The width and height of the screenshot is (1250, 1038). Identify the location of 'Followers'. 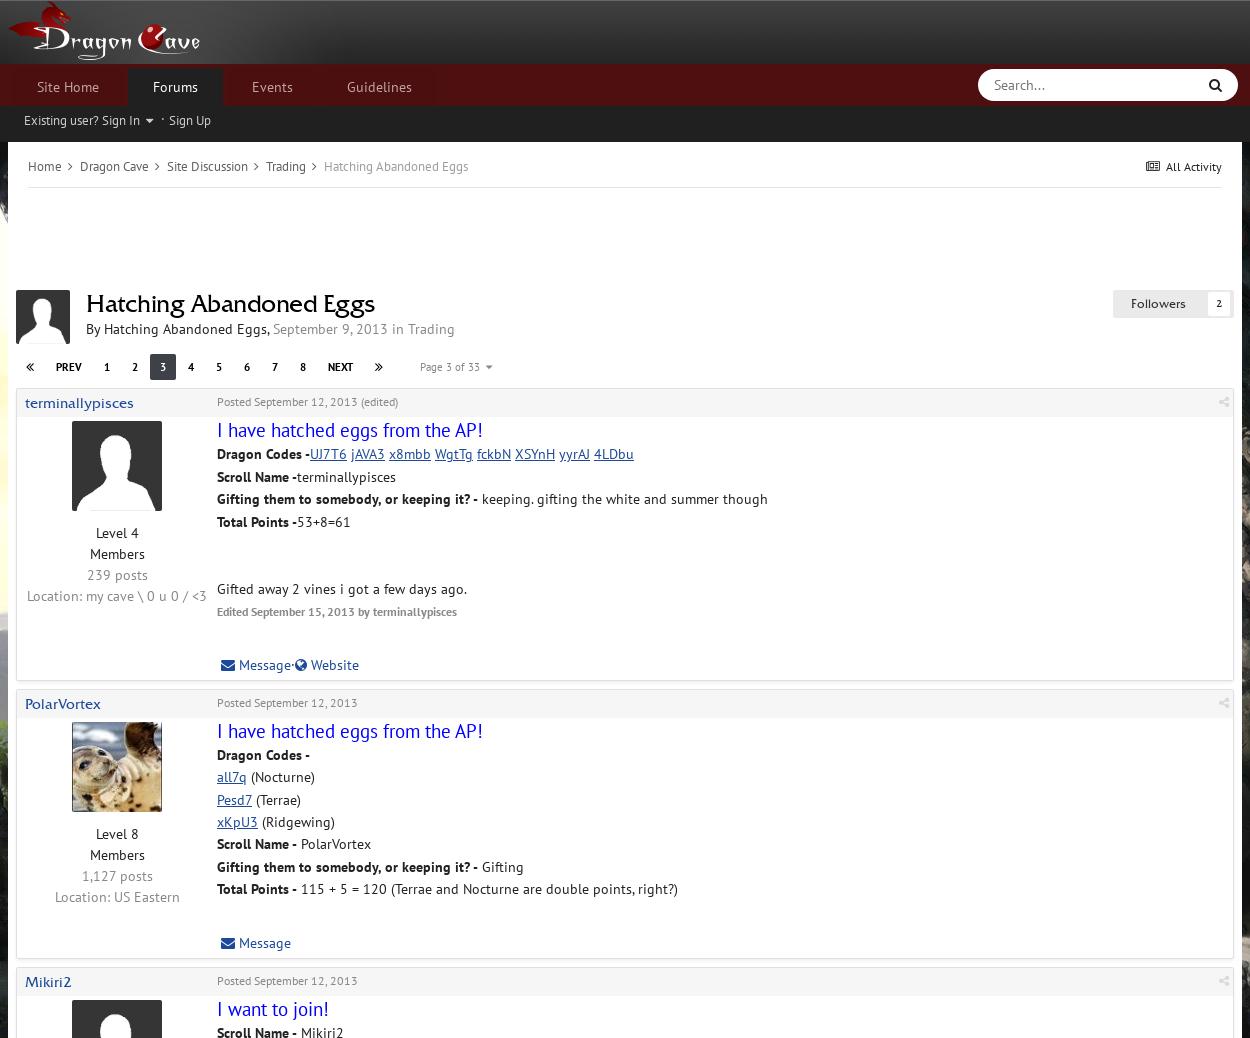
(1131, 303).